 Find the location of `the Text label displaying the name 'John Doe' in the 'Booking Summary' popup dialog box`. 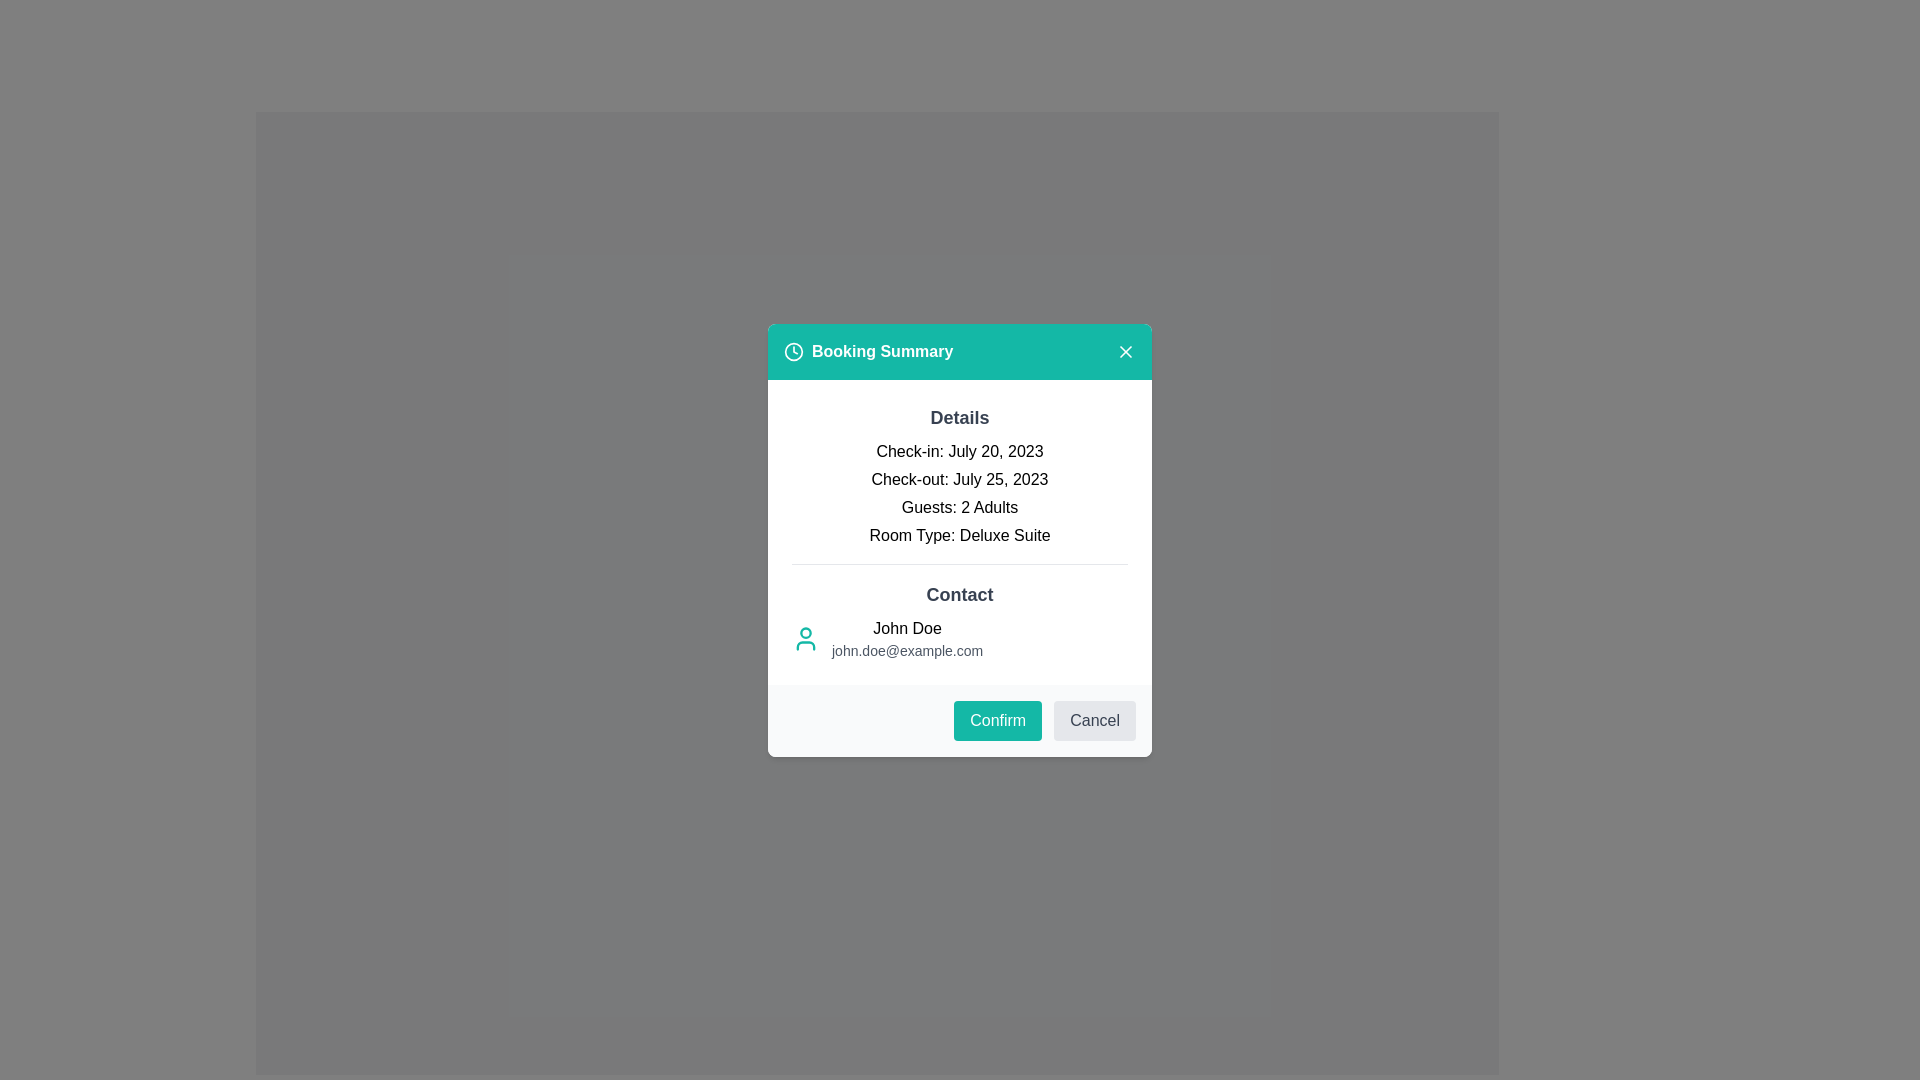

the Text label displaying the name 'John Doe' in the 'Booking Summary' popup dialog box is located at coordinates (906, 627).